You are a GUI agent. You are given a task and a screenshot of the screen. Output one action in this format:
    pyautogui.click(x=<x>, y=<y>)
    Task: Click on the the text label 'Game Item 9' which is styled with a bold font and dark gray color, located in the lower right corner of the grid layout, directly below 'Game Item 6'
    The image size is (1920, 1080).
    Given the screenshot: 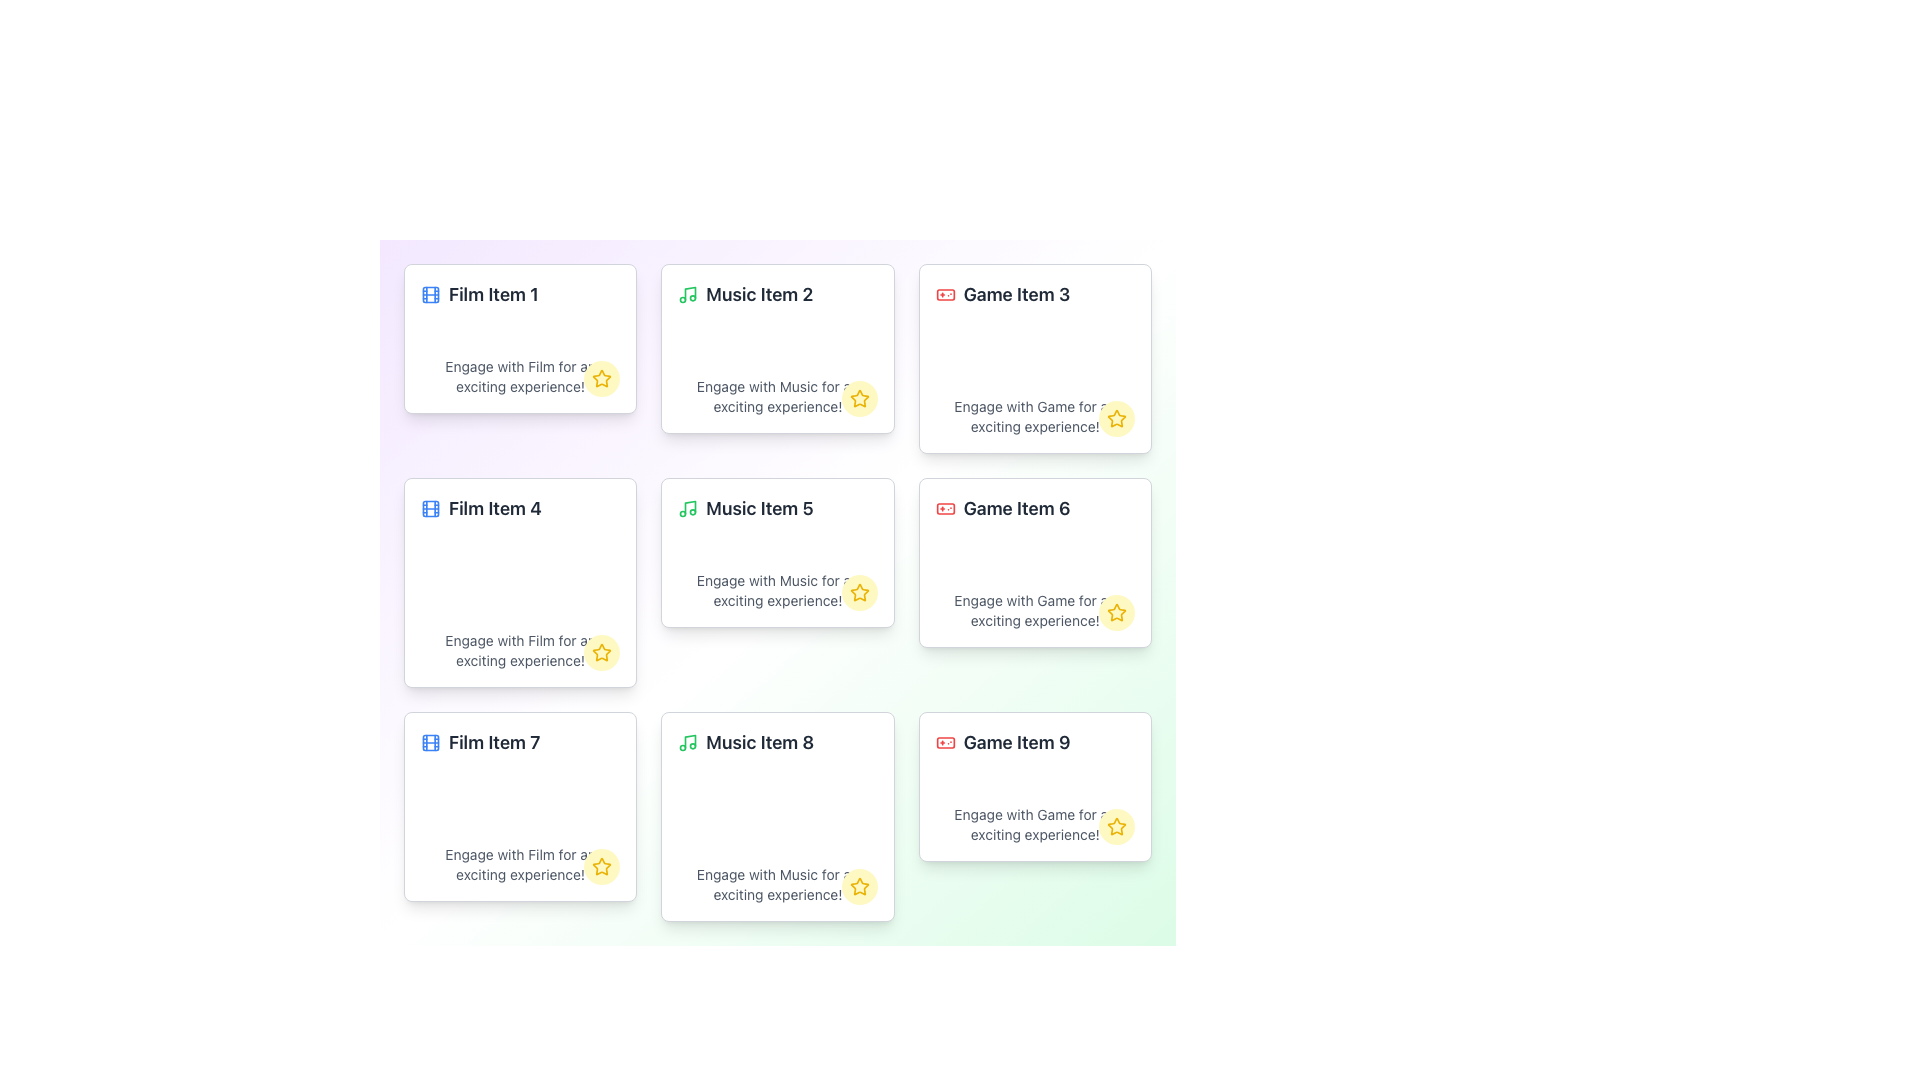 What is the action you would take?
    pyautogui.click(x=1017, y=743)
    